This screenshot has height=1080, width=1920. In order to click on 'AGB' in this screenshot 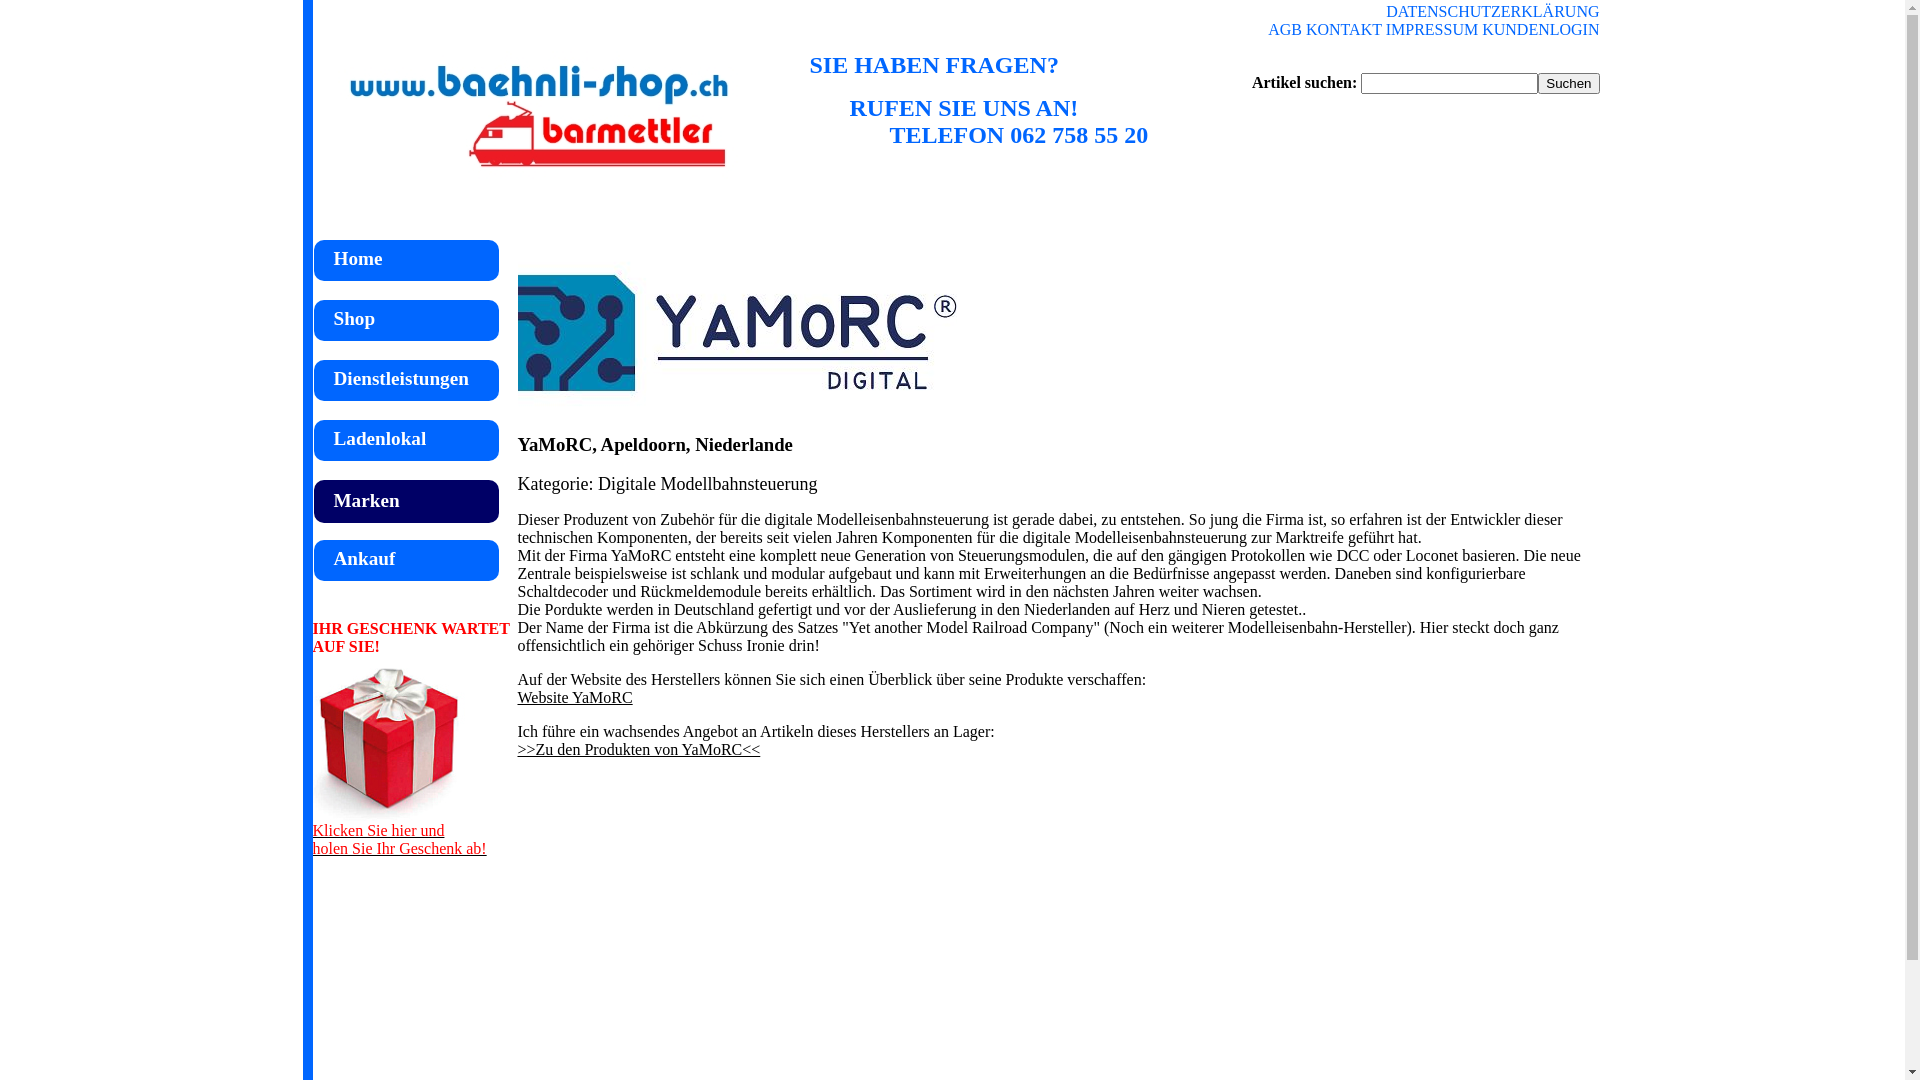, I will do `click(1285, 29)`.